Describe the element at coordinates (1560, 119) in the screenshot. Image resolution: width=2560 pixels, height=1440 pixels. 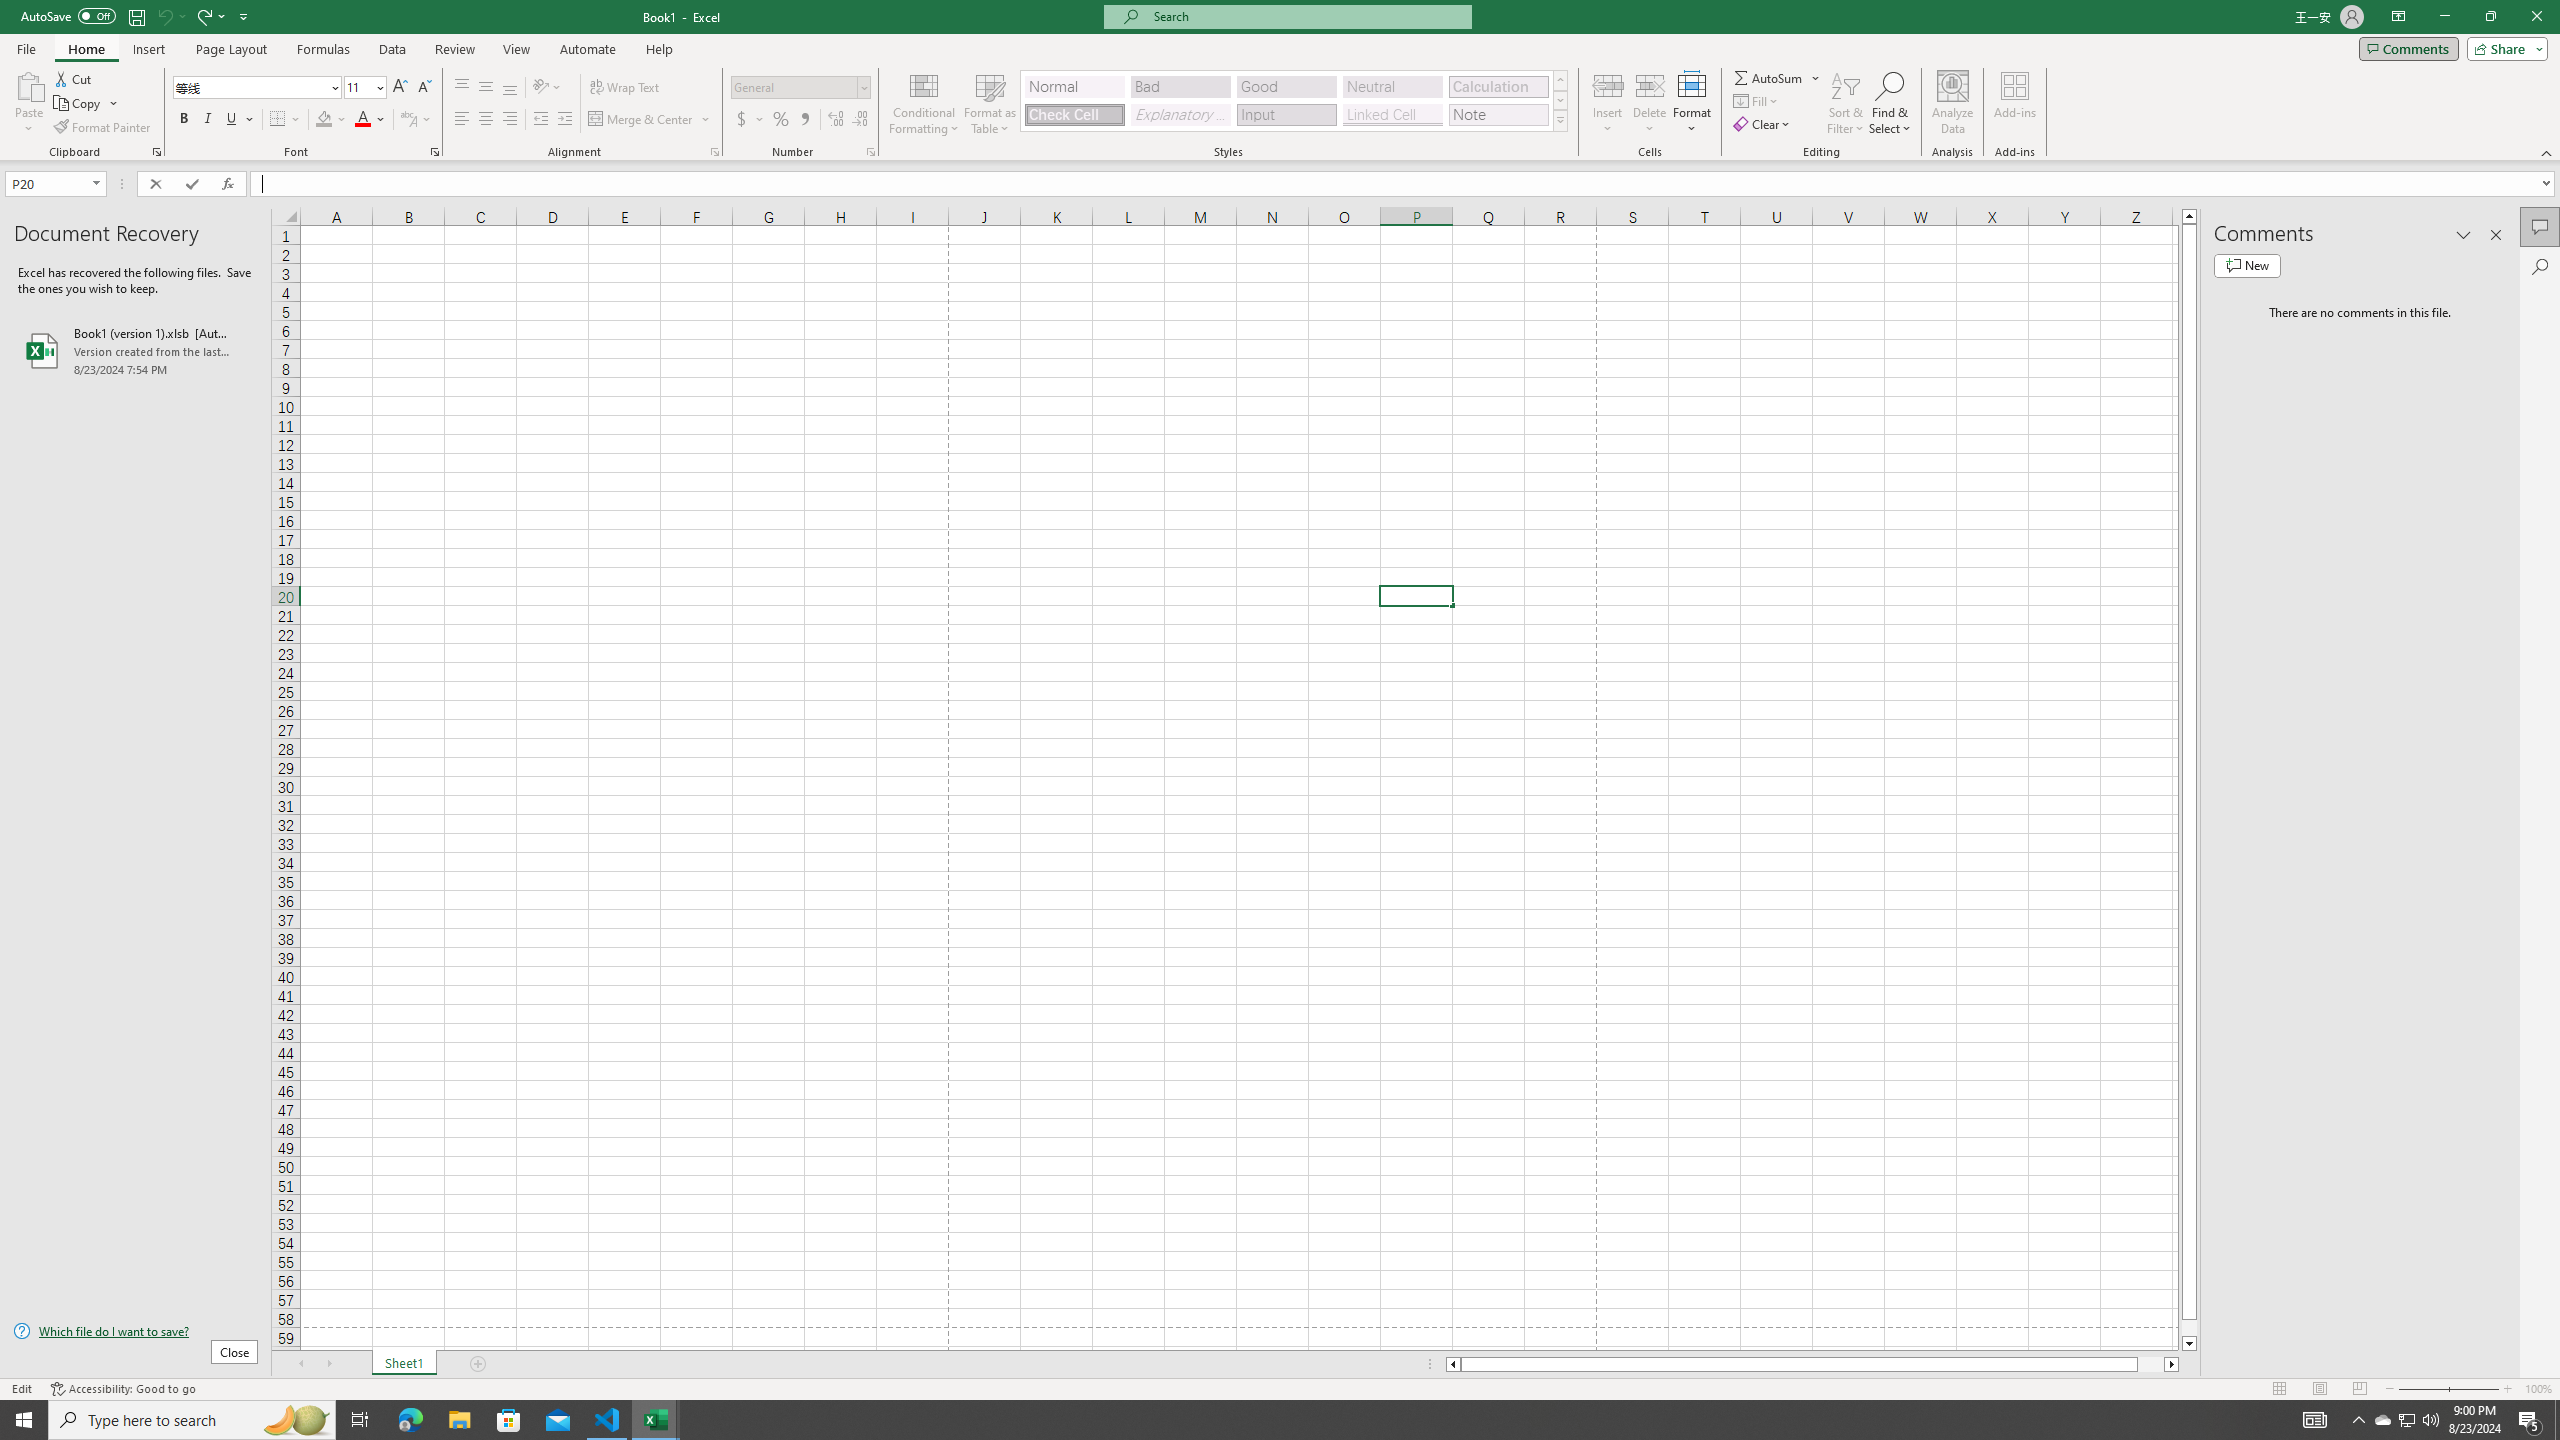
I see `'Cell Styles'` at that location.